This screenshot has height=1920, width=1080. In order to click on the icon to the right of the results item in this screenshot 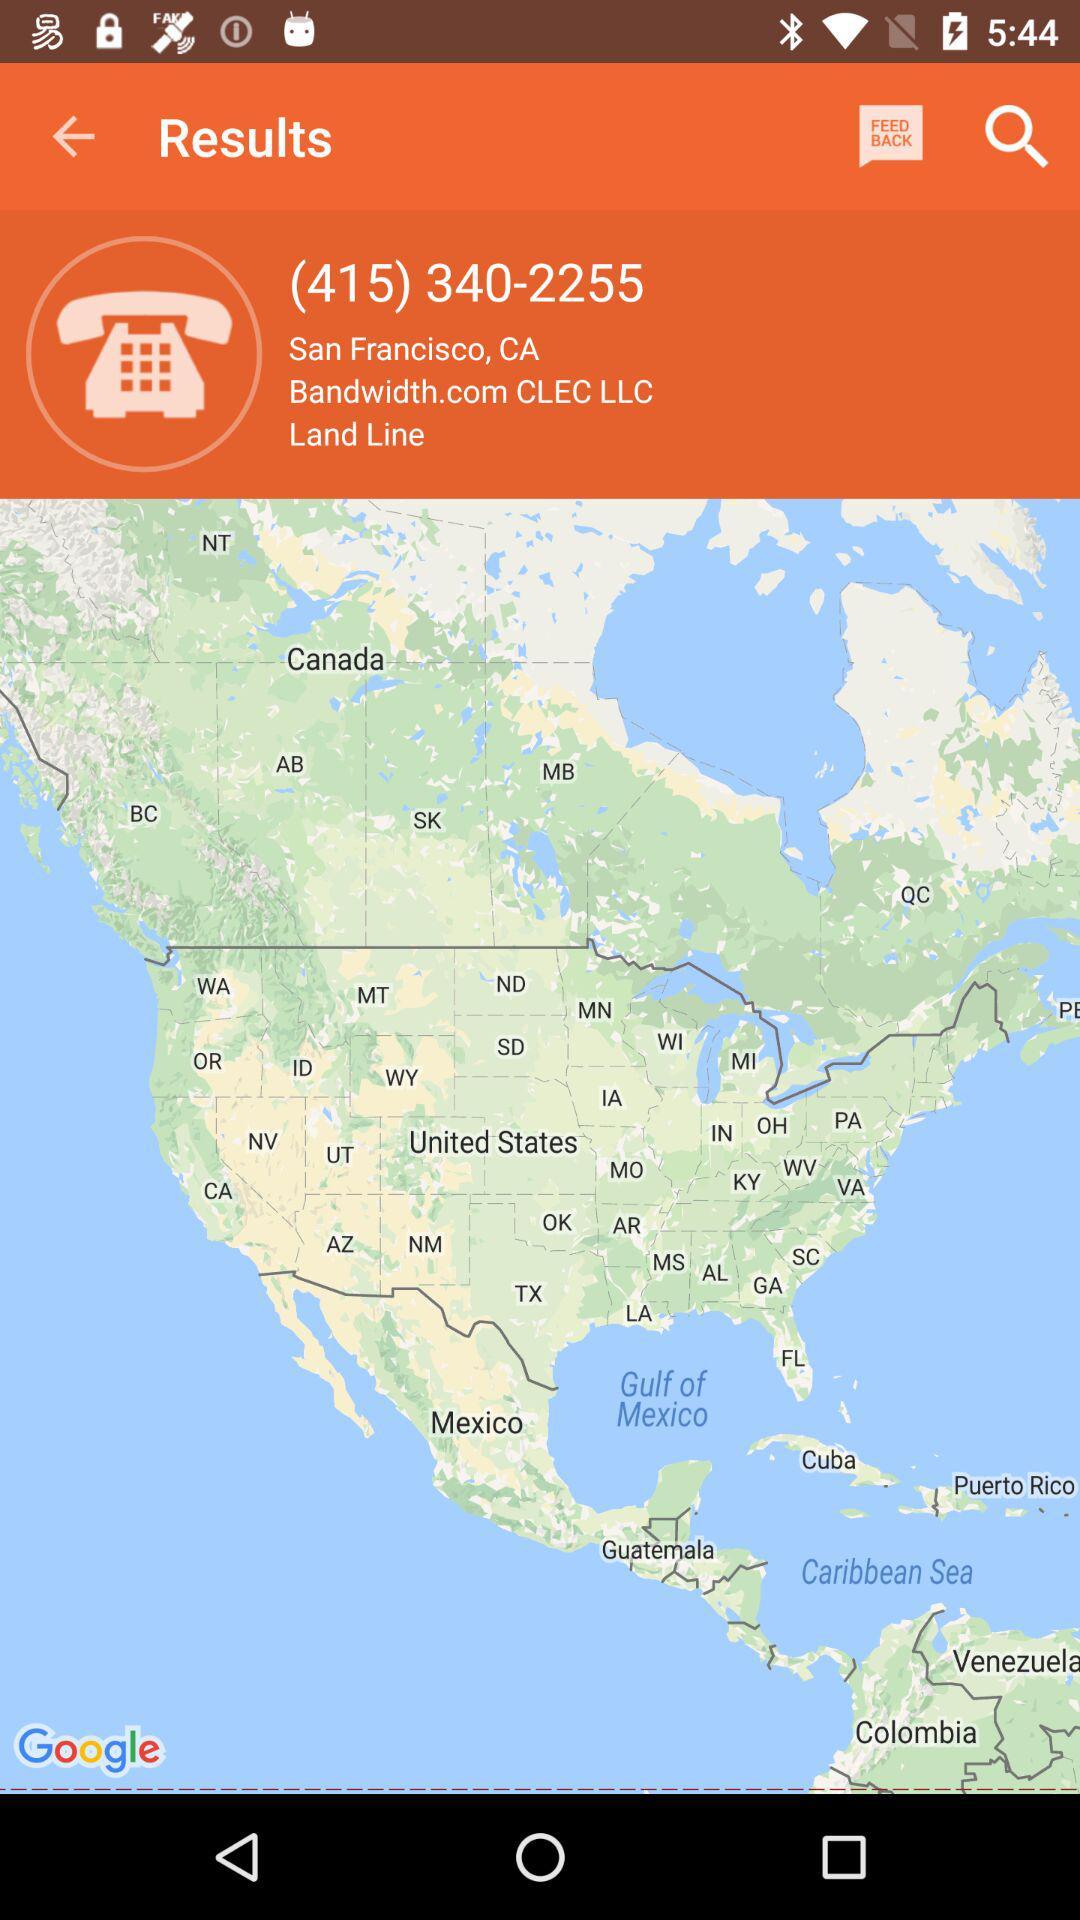, I will do `click(890, 135)`.